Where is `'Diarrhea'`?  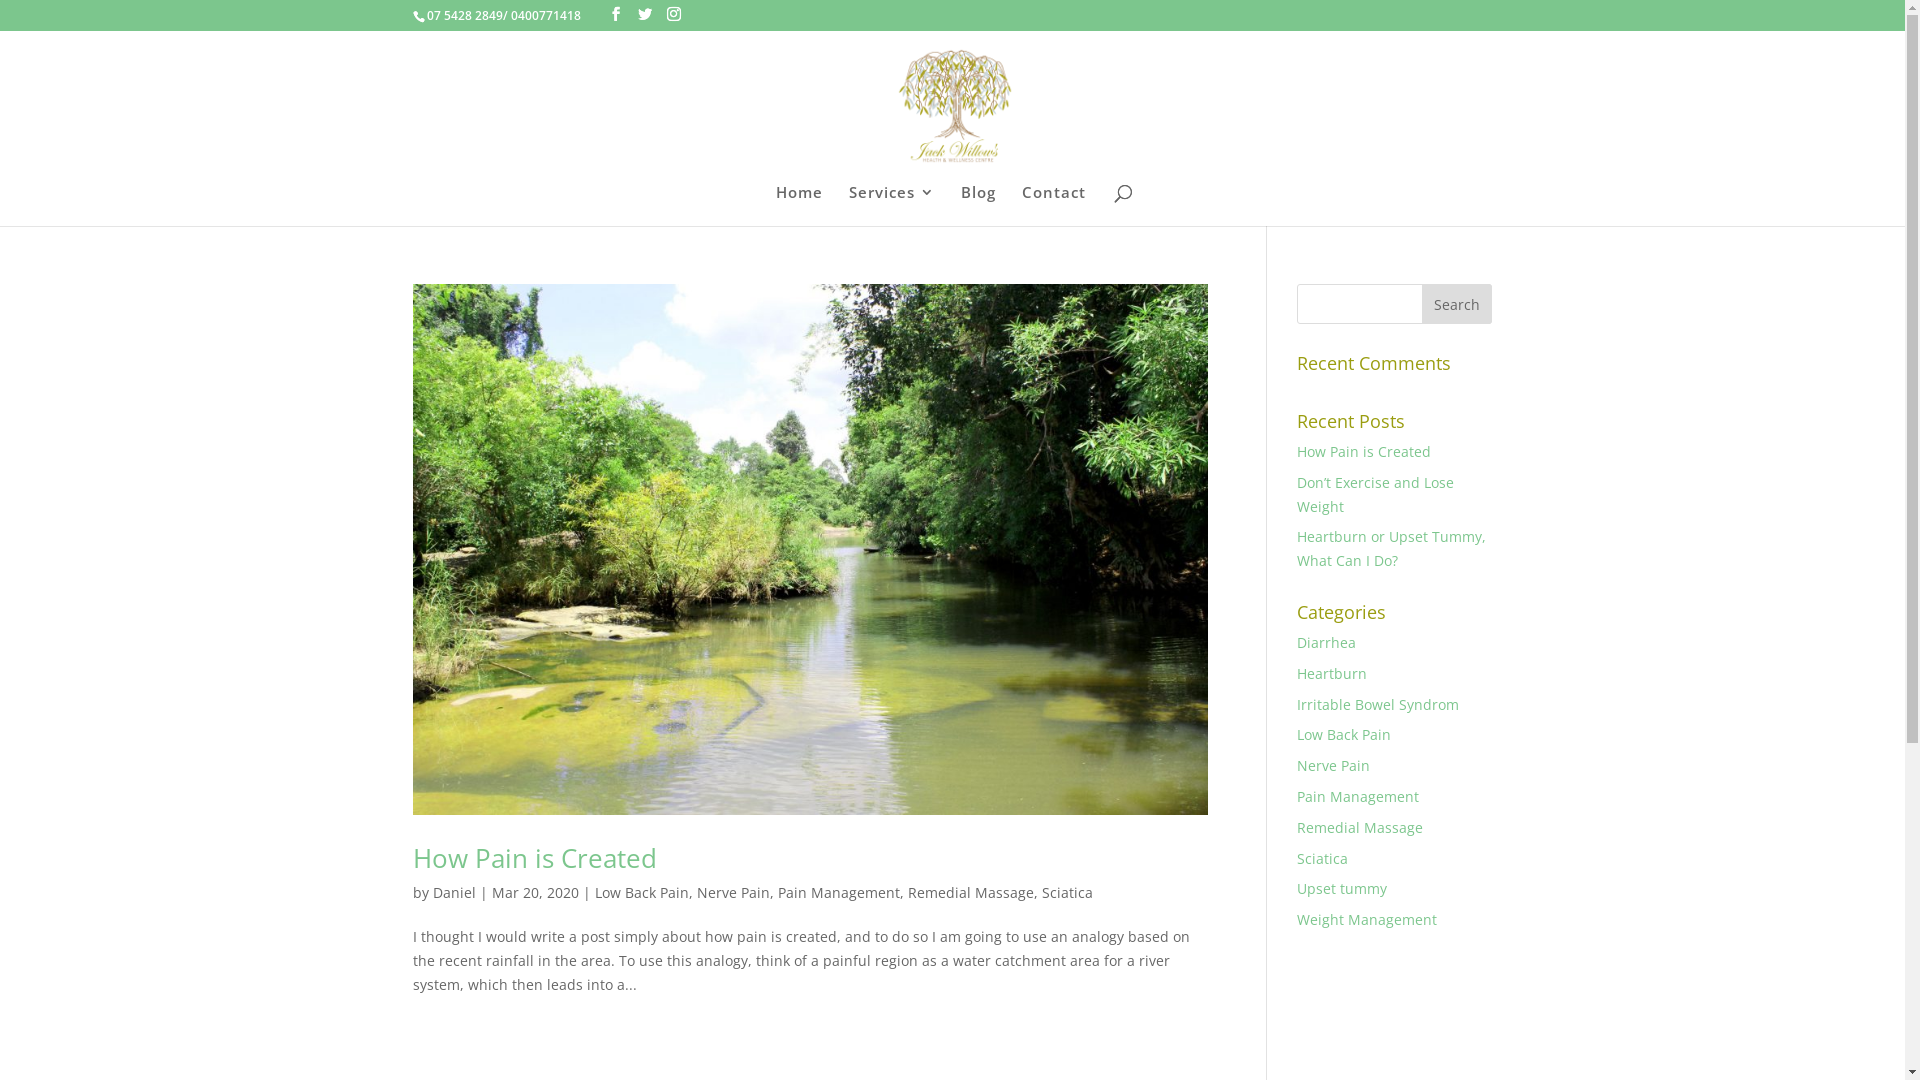
'Diarrhea' is located at coordinates (1326, 642).